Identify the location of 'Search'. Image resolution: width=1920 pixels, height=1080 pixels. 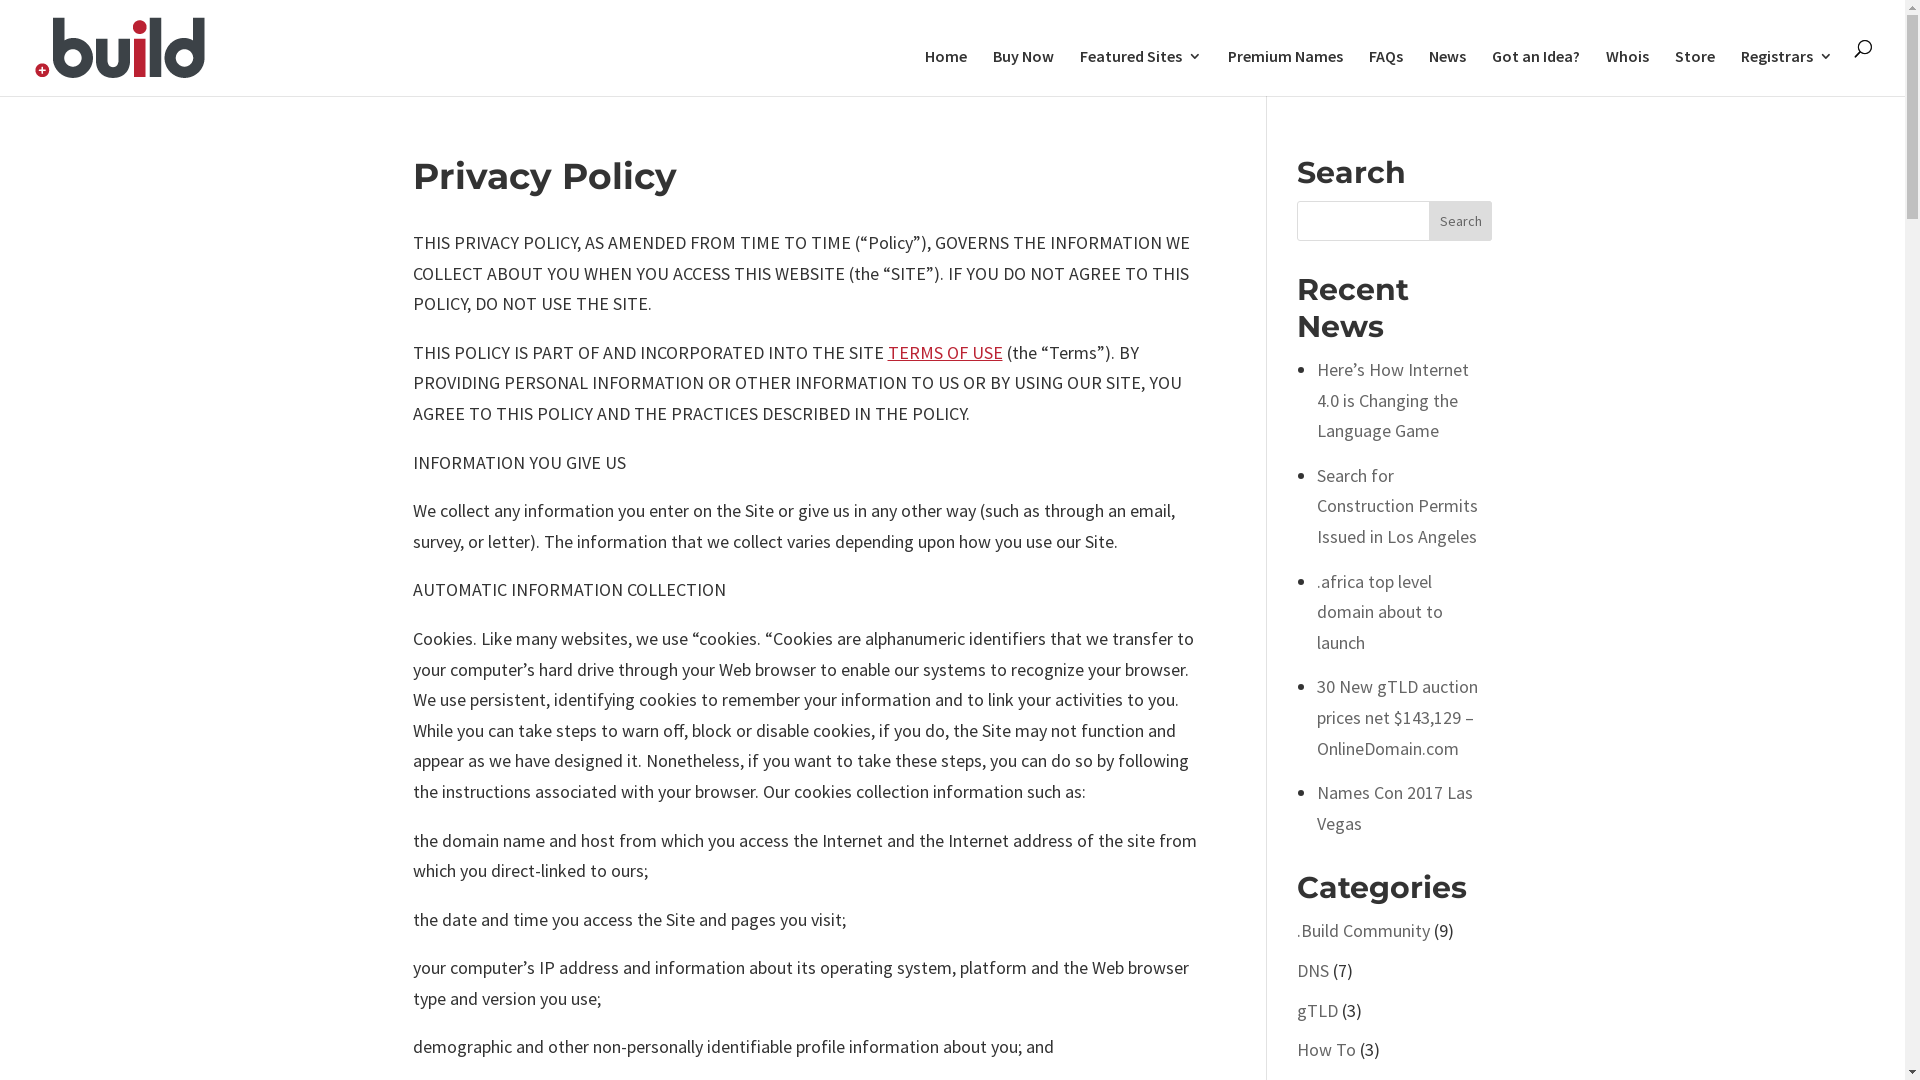
(1460, 220).